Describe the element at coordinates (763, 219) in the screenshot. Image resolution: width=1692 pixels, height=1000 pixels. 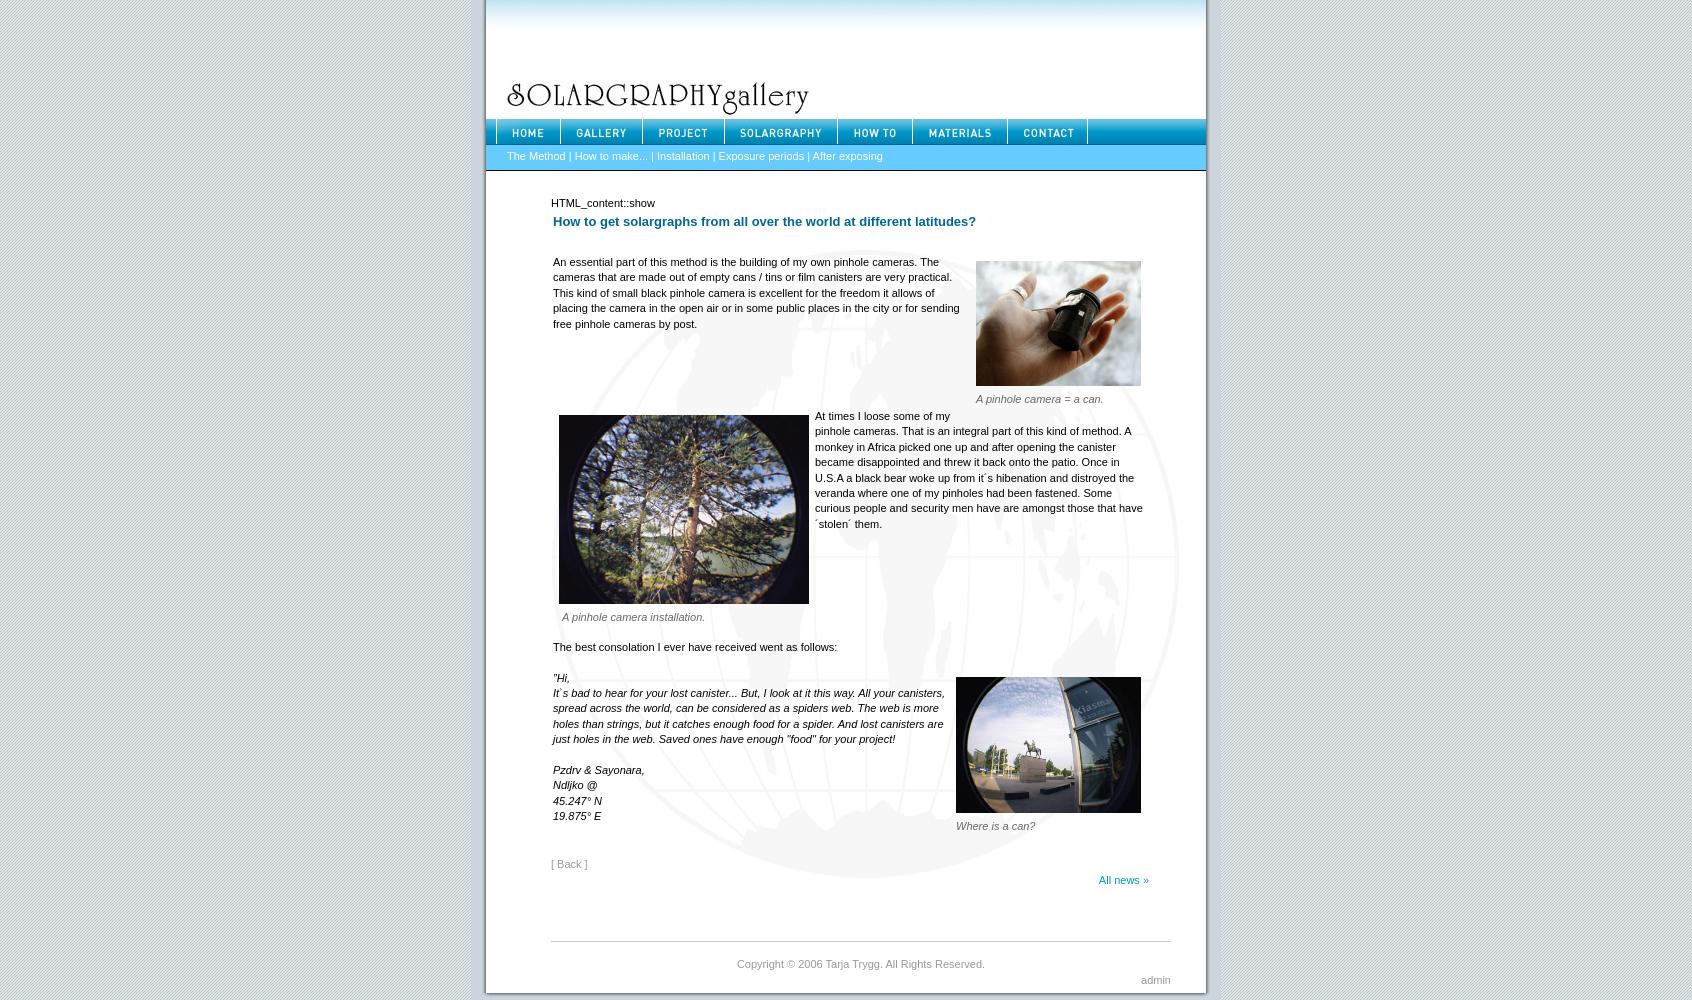
I see `'How to get solargraphs from all over the world at different latitudes?'` at that location.